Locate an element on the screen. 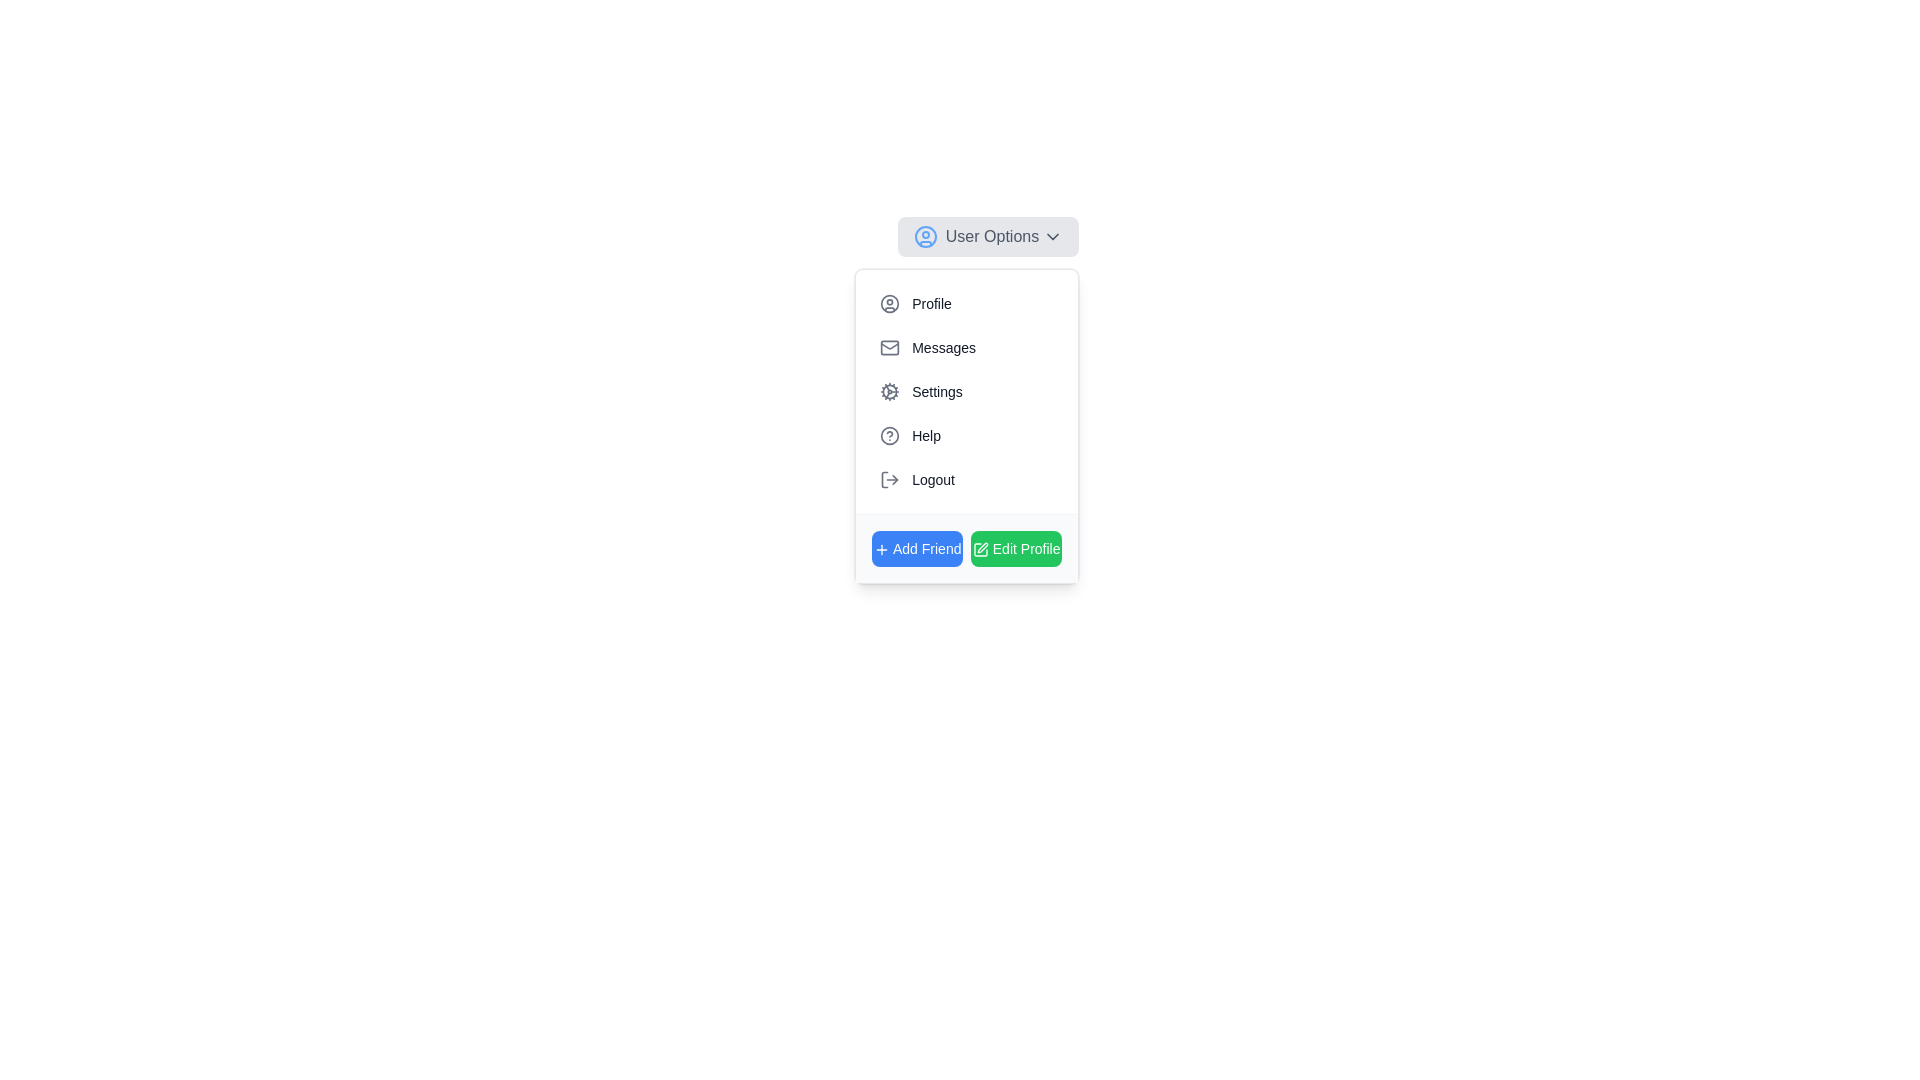  the 'Profile' menu item icon, which is the leftmost icon in the dropdown labeled 'User Options', adjacent to the text 'Profile' is located at coordinates (889, 304).